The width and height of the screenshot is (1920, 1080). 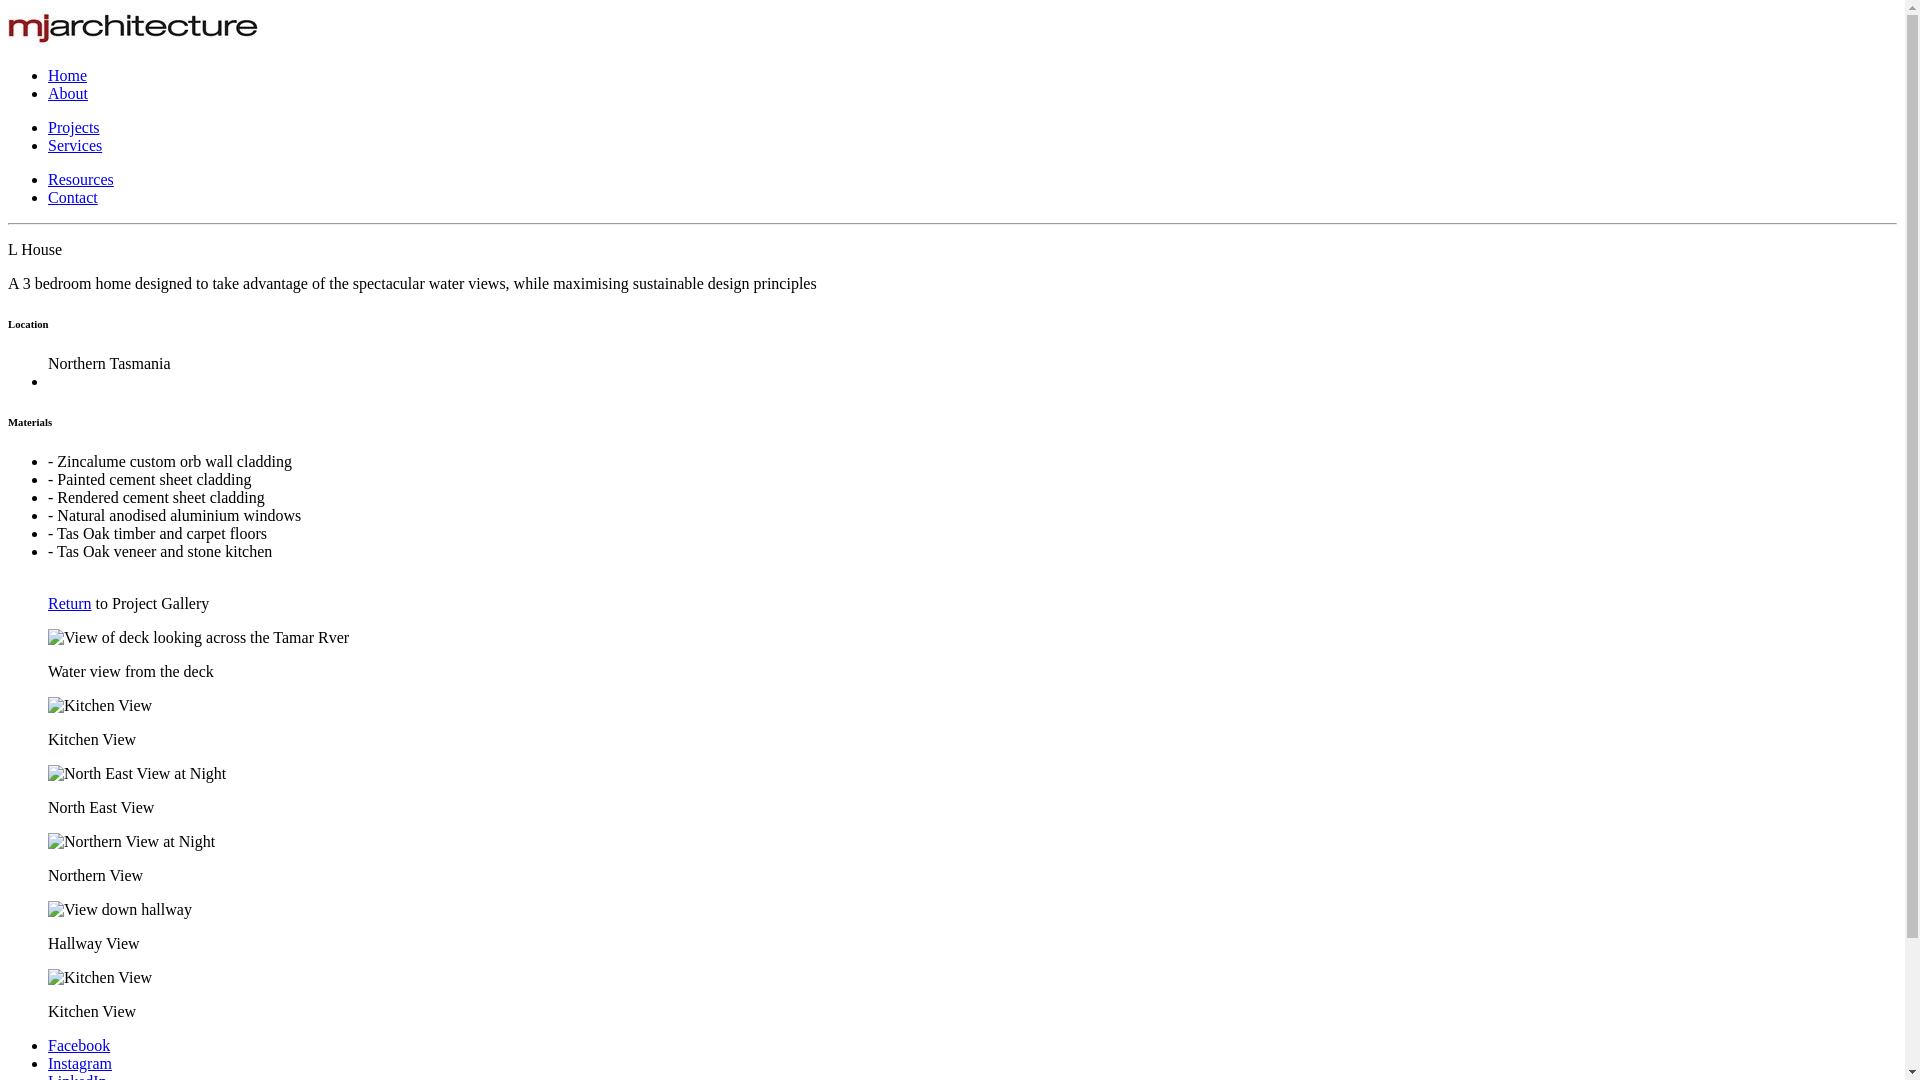 I want to click on 'Resources', so click(x=48, y=178).